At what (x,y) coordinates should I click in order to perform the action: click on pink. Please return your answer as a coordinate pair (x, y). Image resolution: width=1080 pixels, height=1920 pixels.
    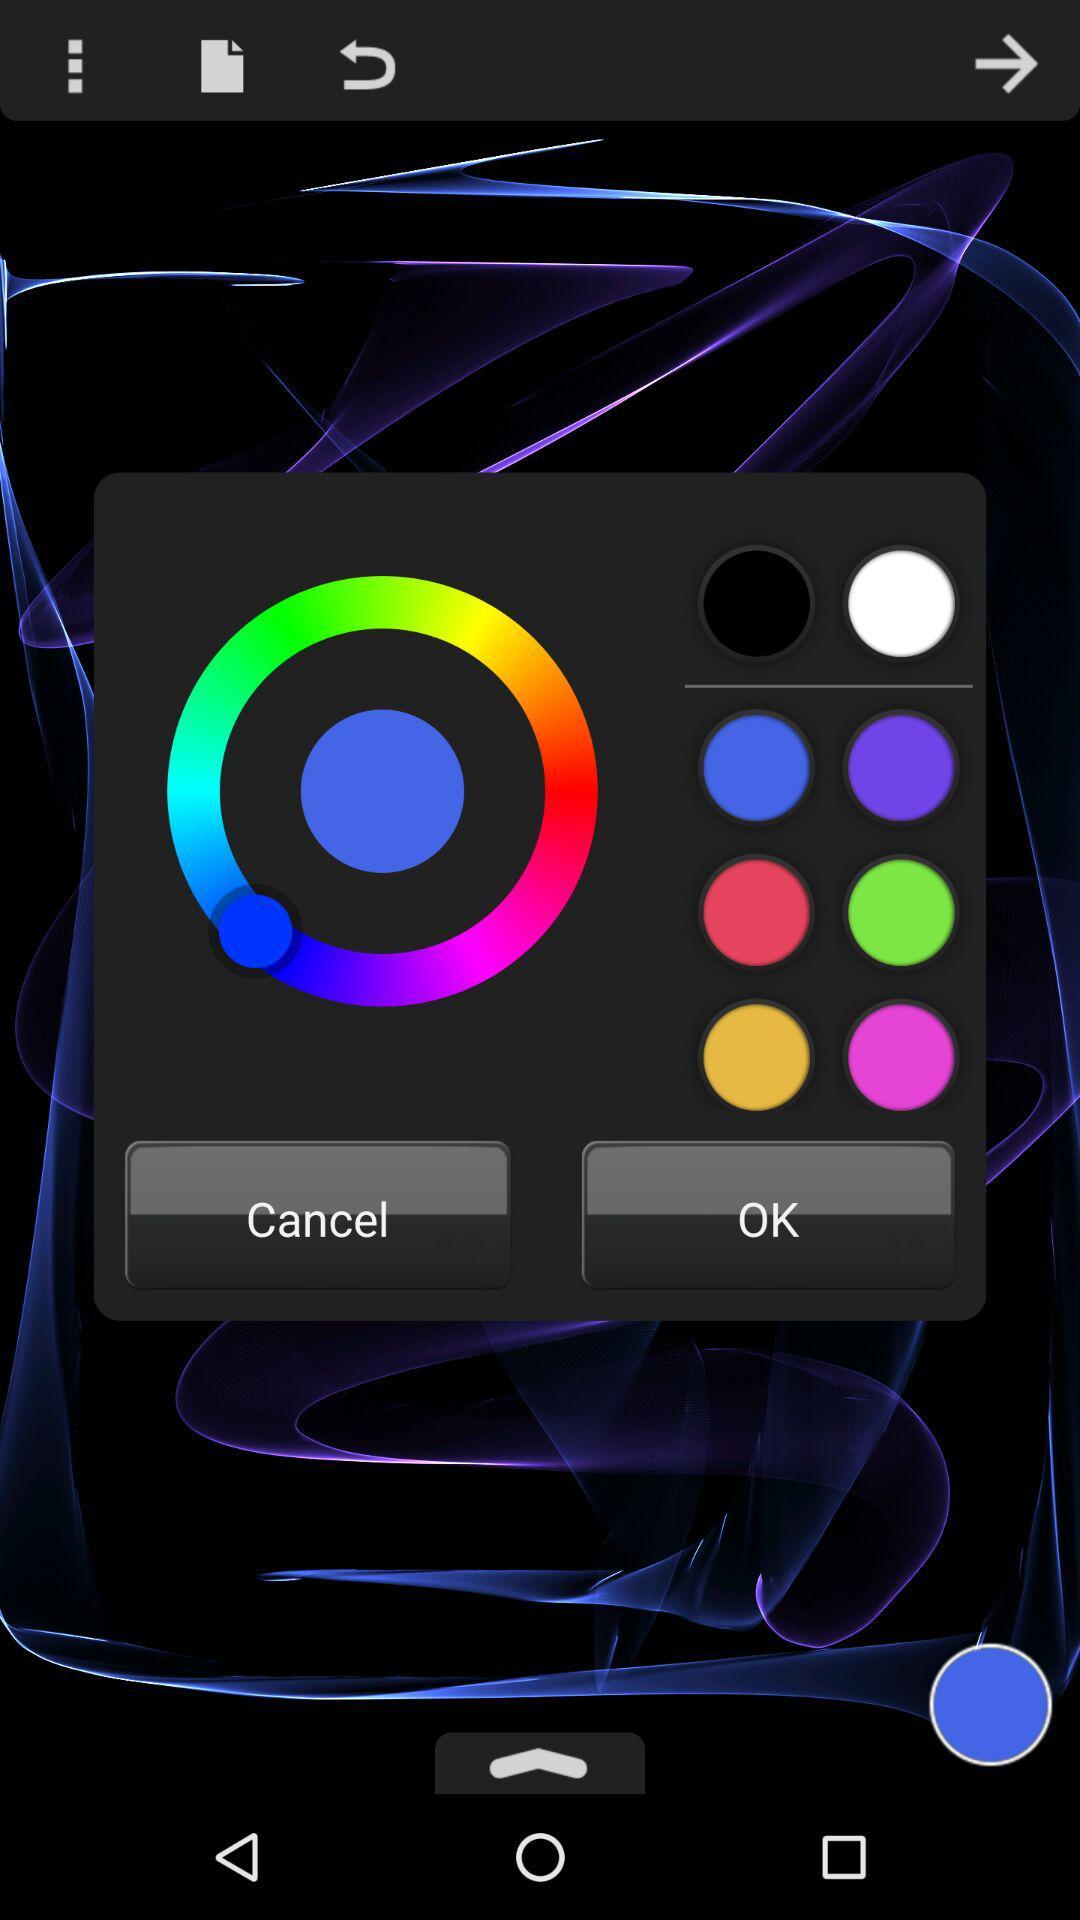
    Looking at the image, I should click on (757, 912).